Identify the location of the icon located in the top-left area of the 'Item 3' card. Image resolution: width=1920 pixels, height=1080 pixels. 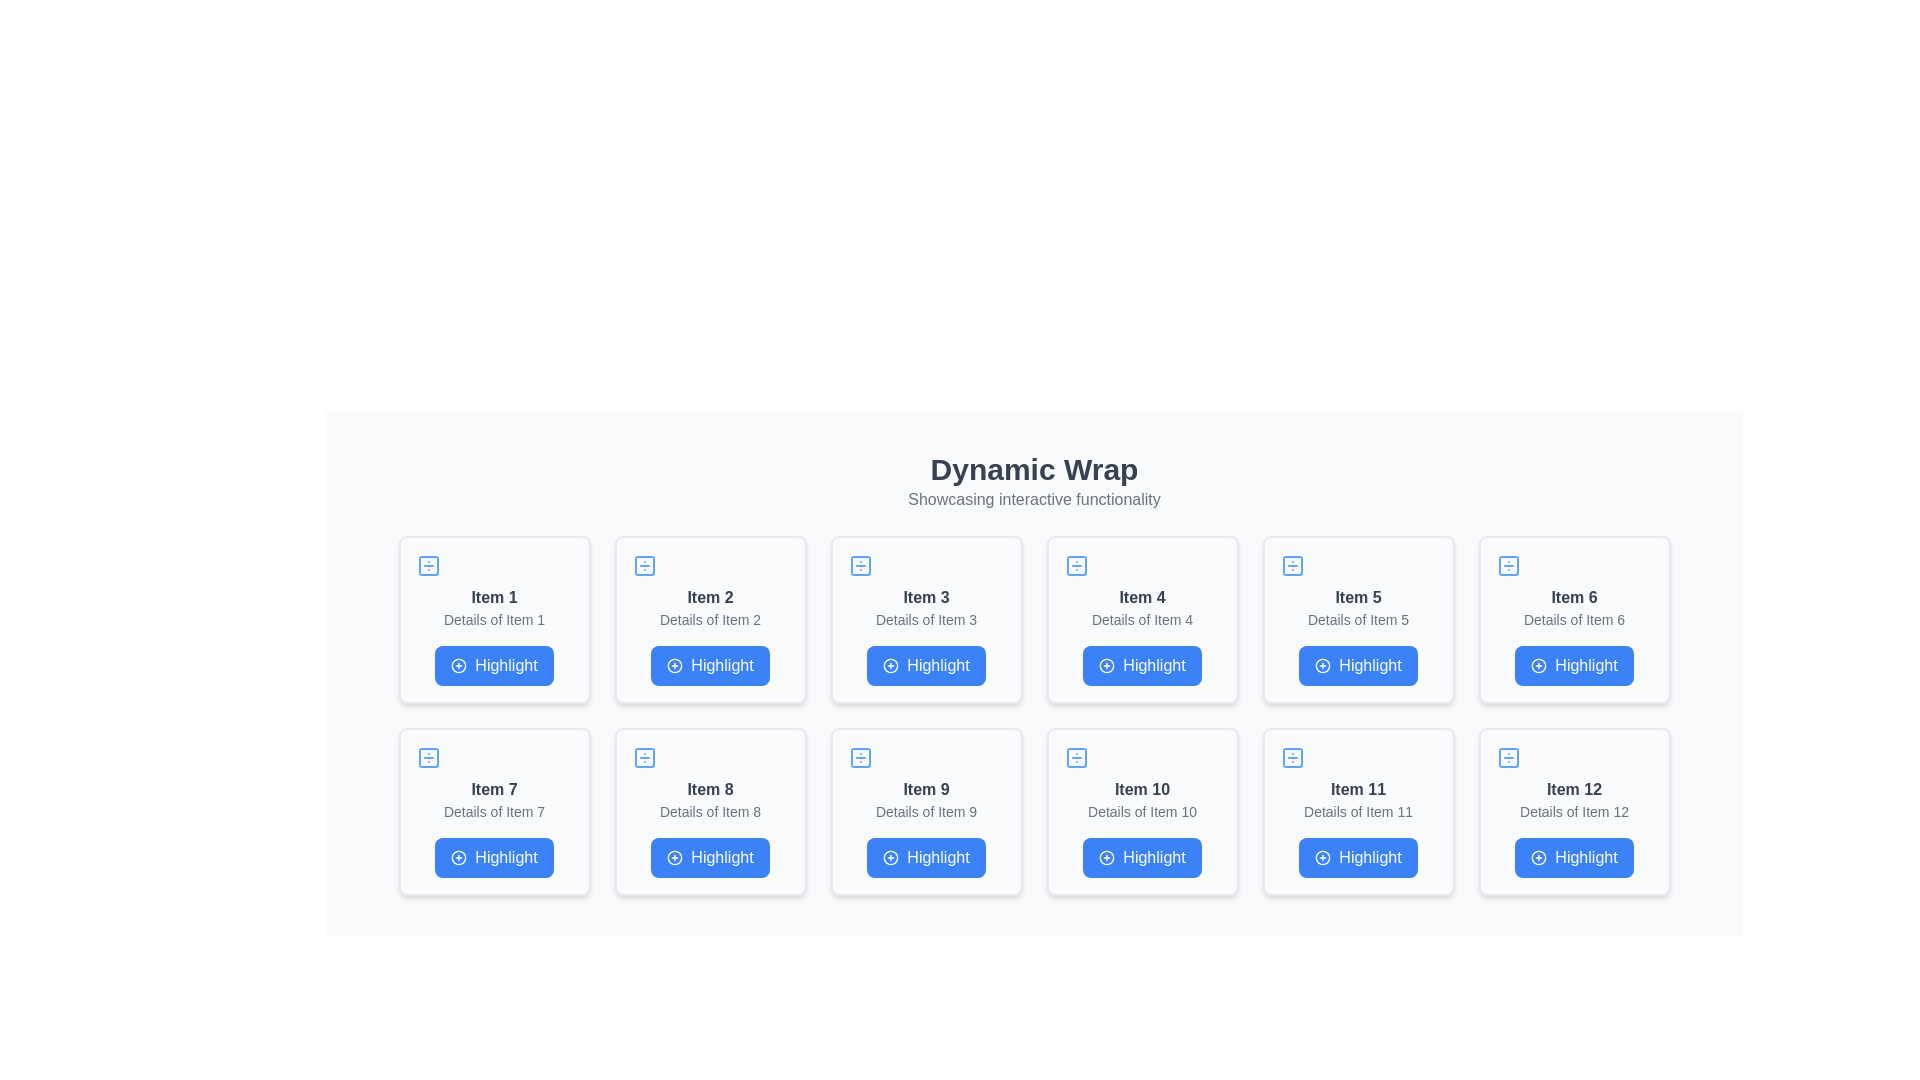
(860, 566).